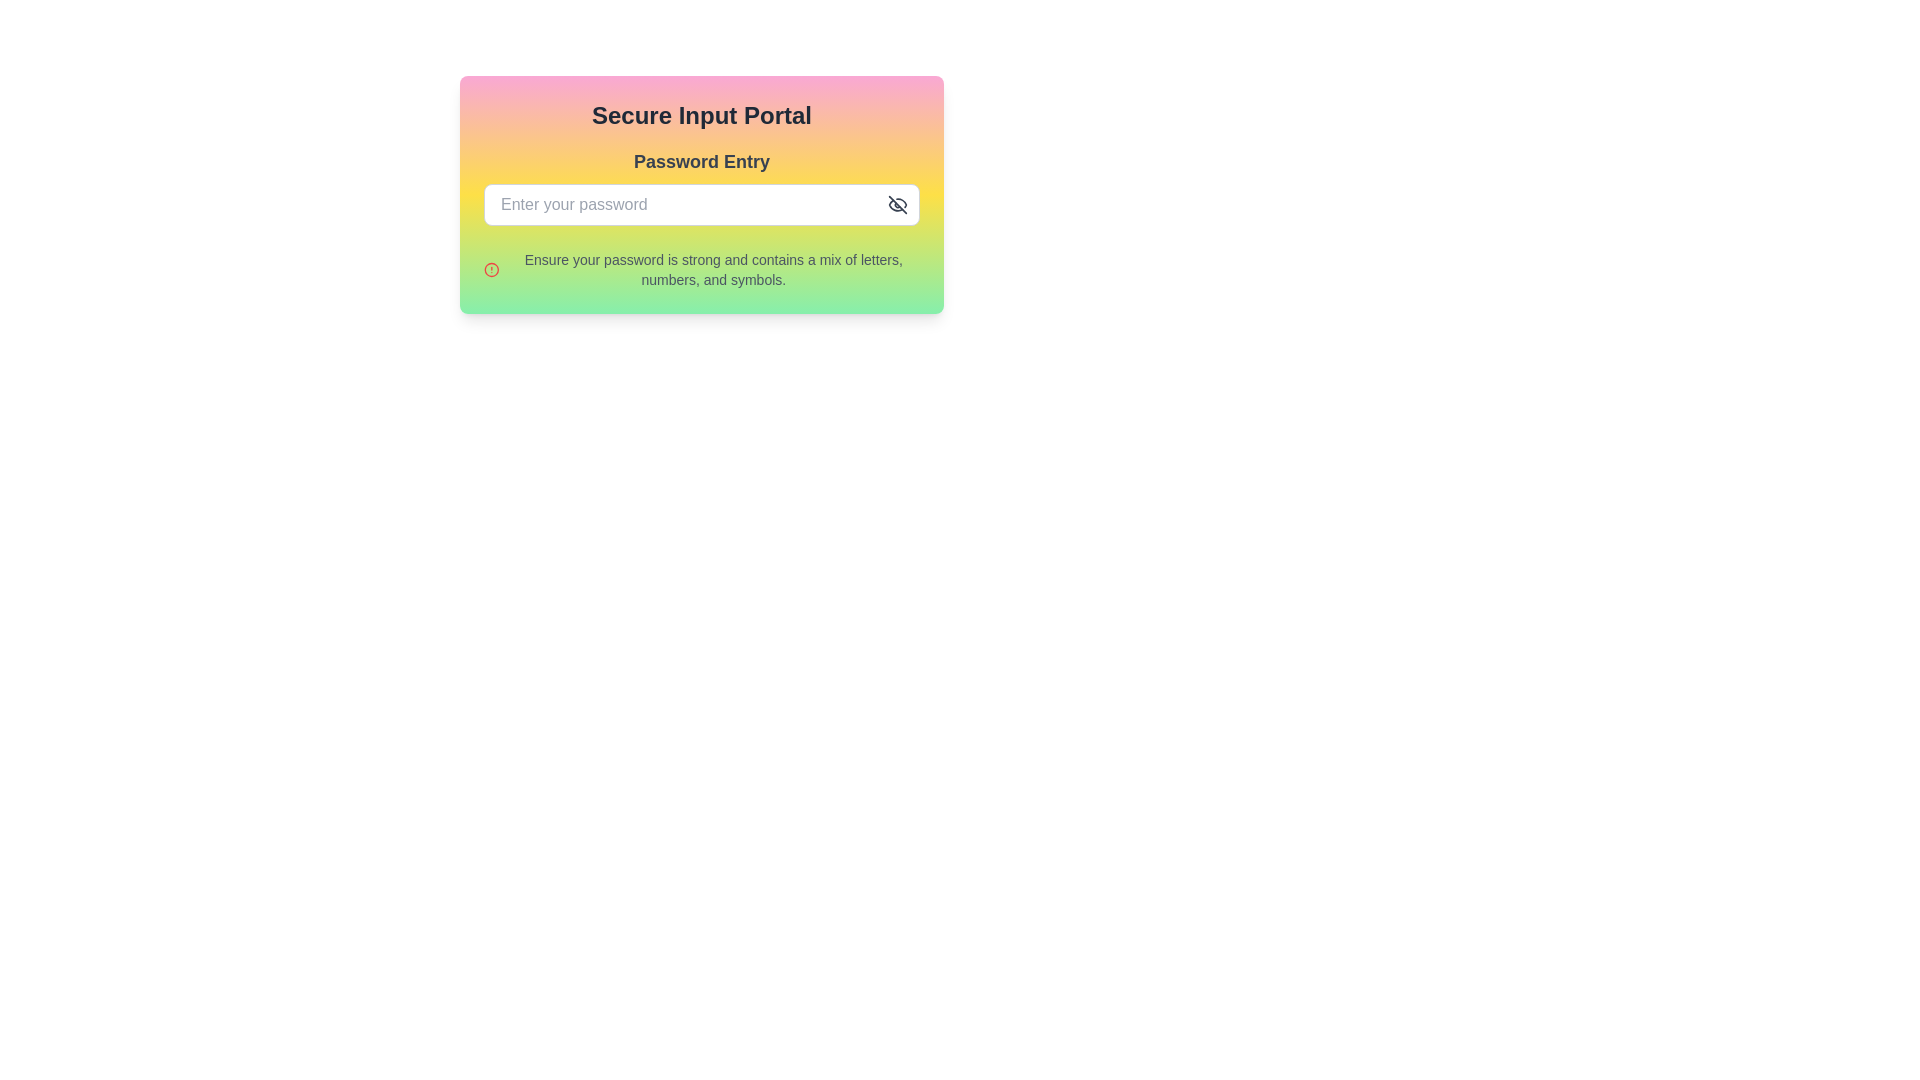 This screenshot has width=1920, height=1080. What do you see at coordinates (896, 204) in the screenshot?
I see `the eye icon with a slash that controls visibility, located to the right of the password input field, to change its shade` at bounding box center [896, 204].